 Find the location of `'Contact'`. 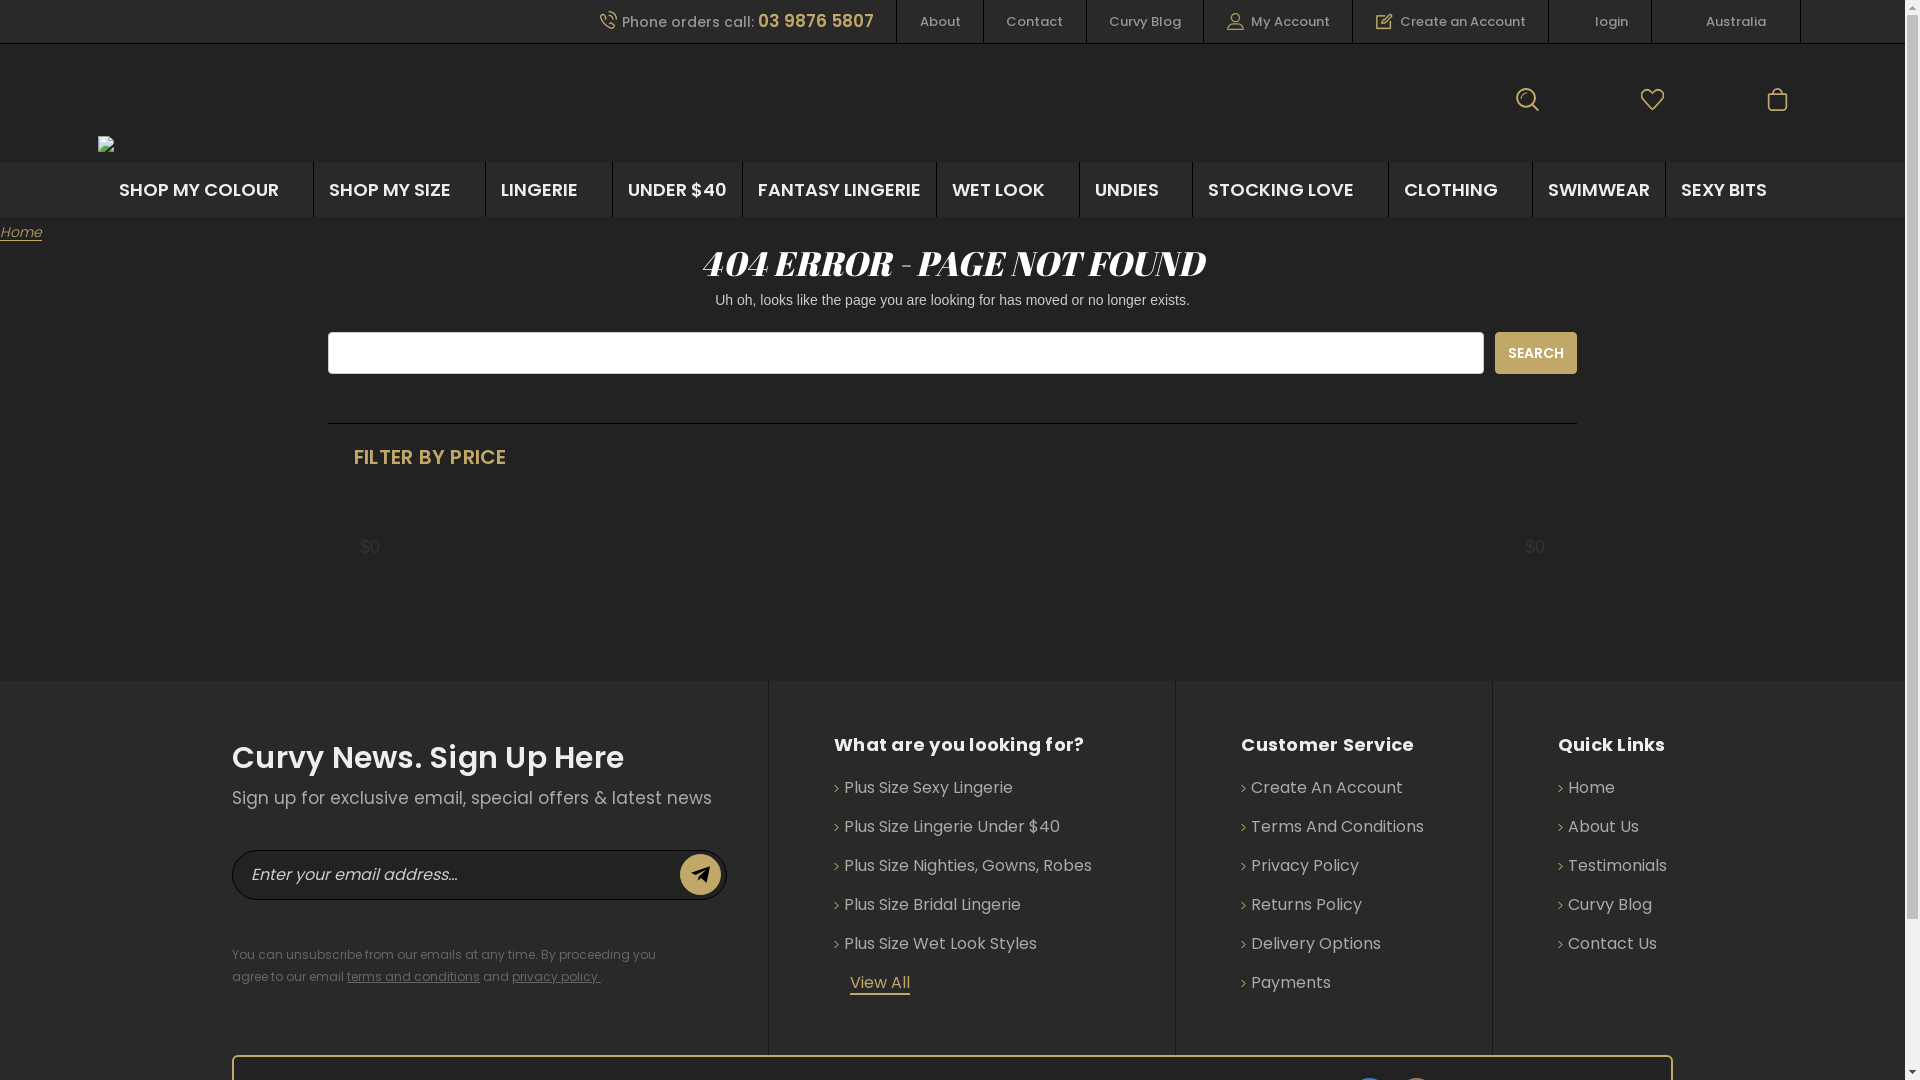

'Contact' is located at coordinates (1035, 21).